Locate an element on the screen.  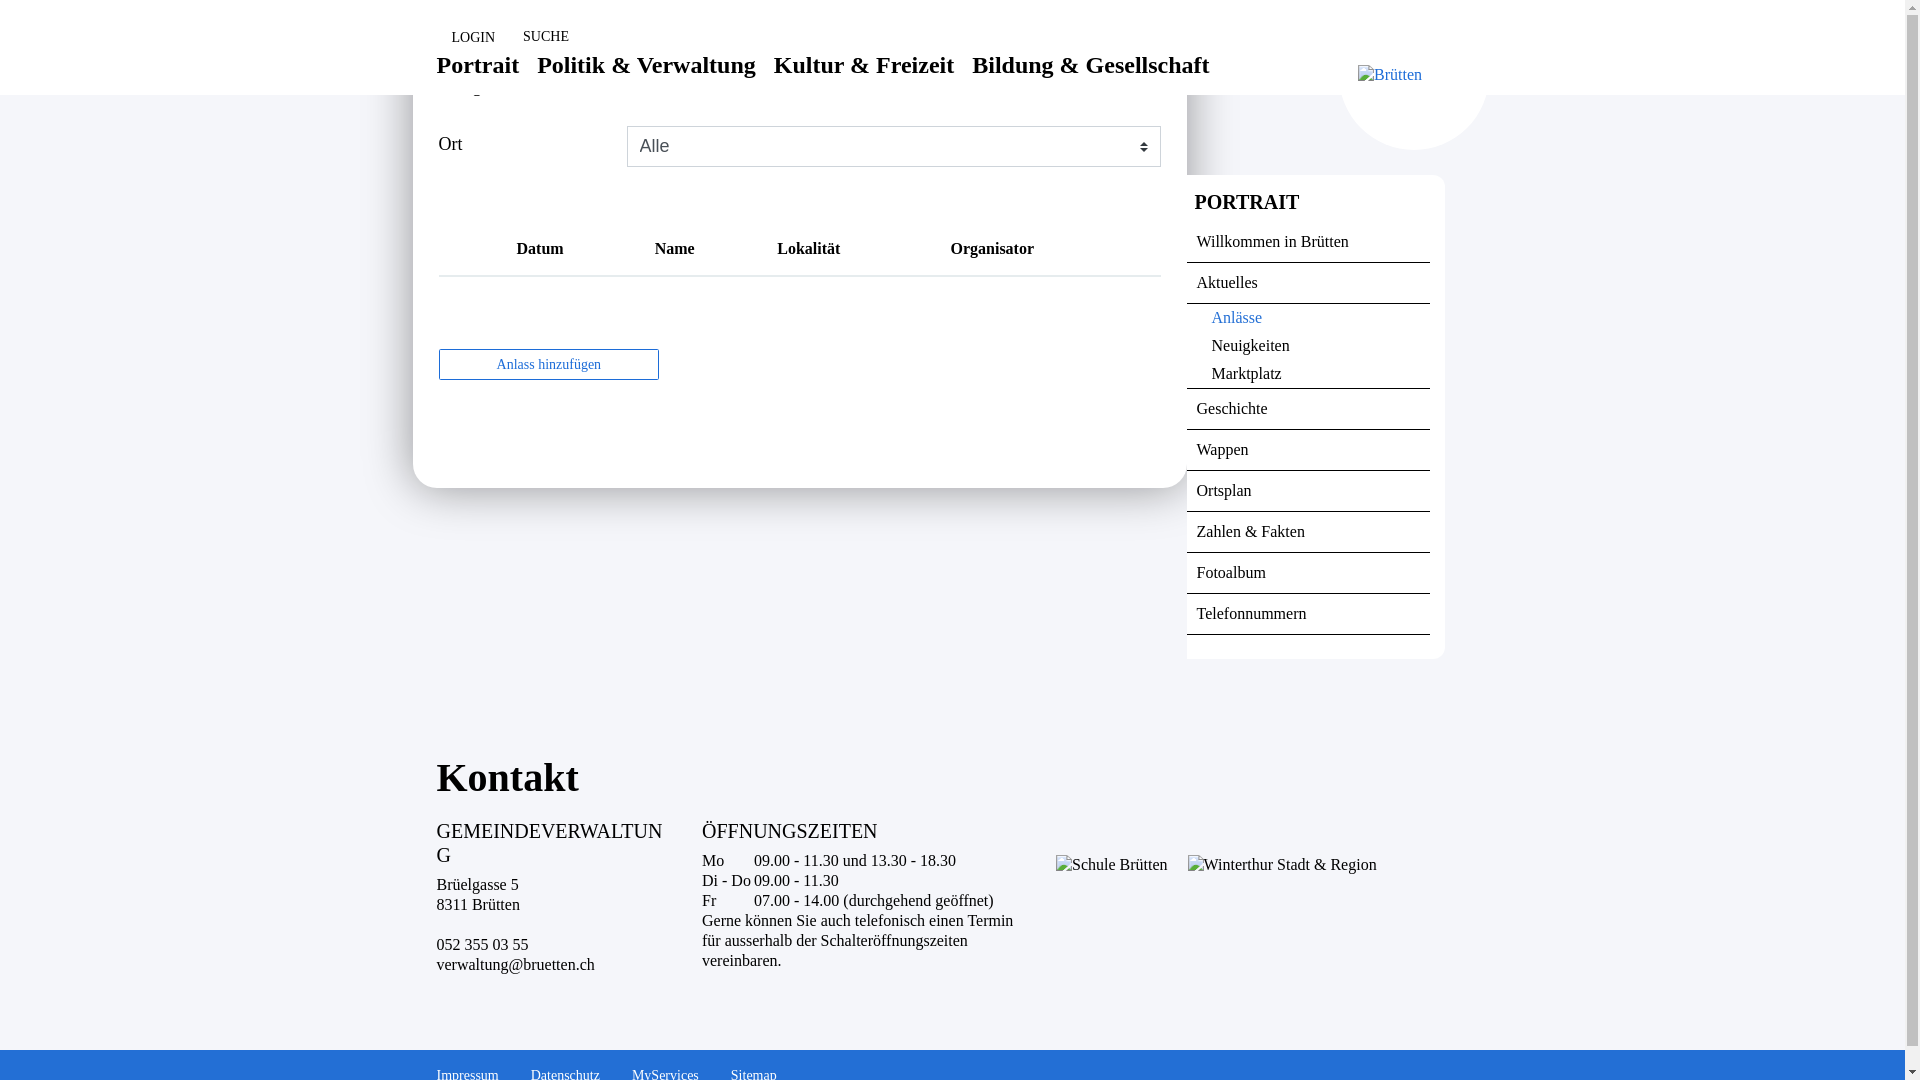
'LOGIN' is located at coordinates (435, 38).